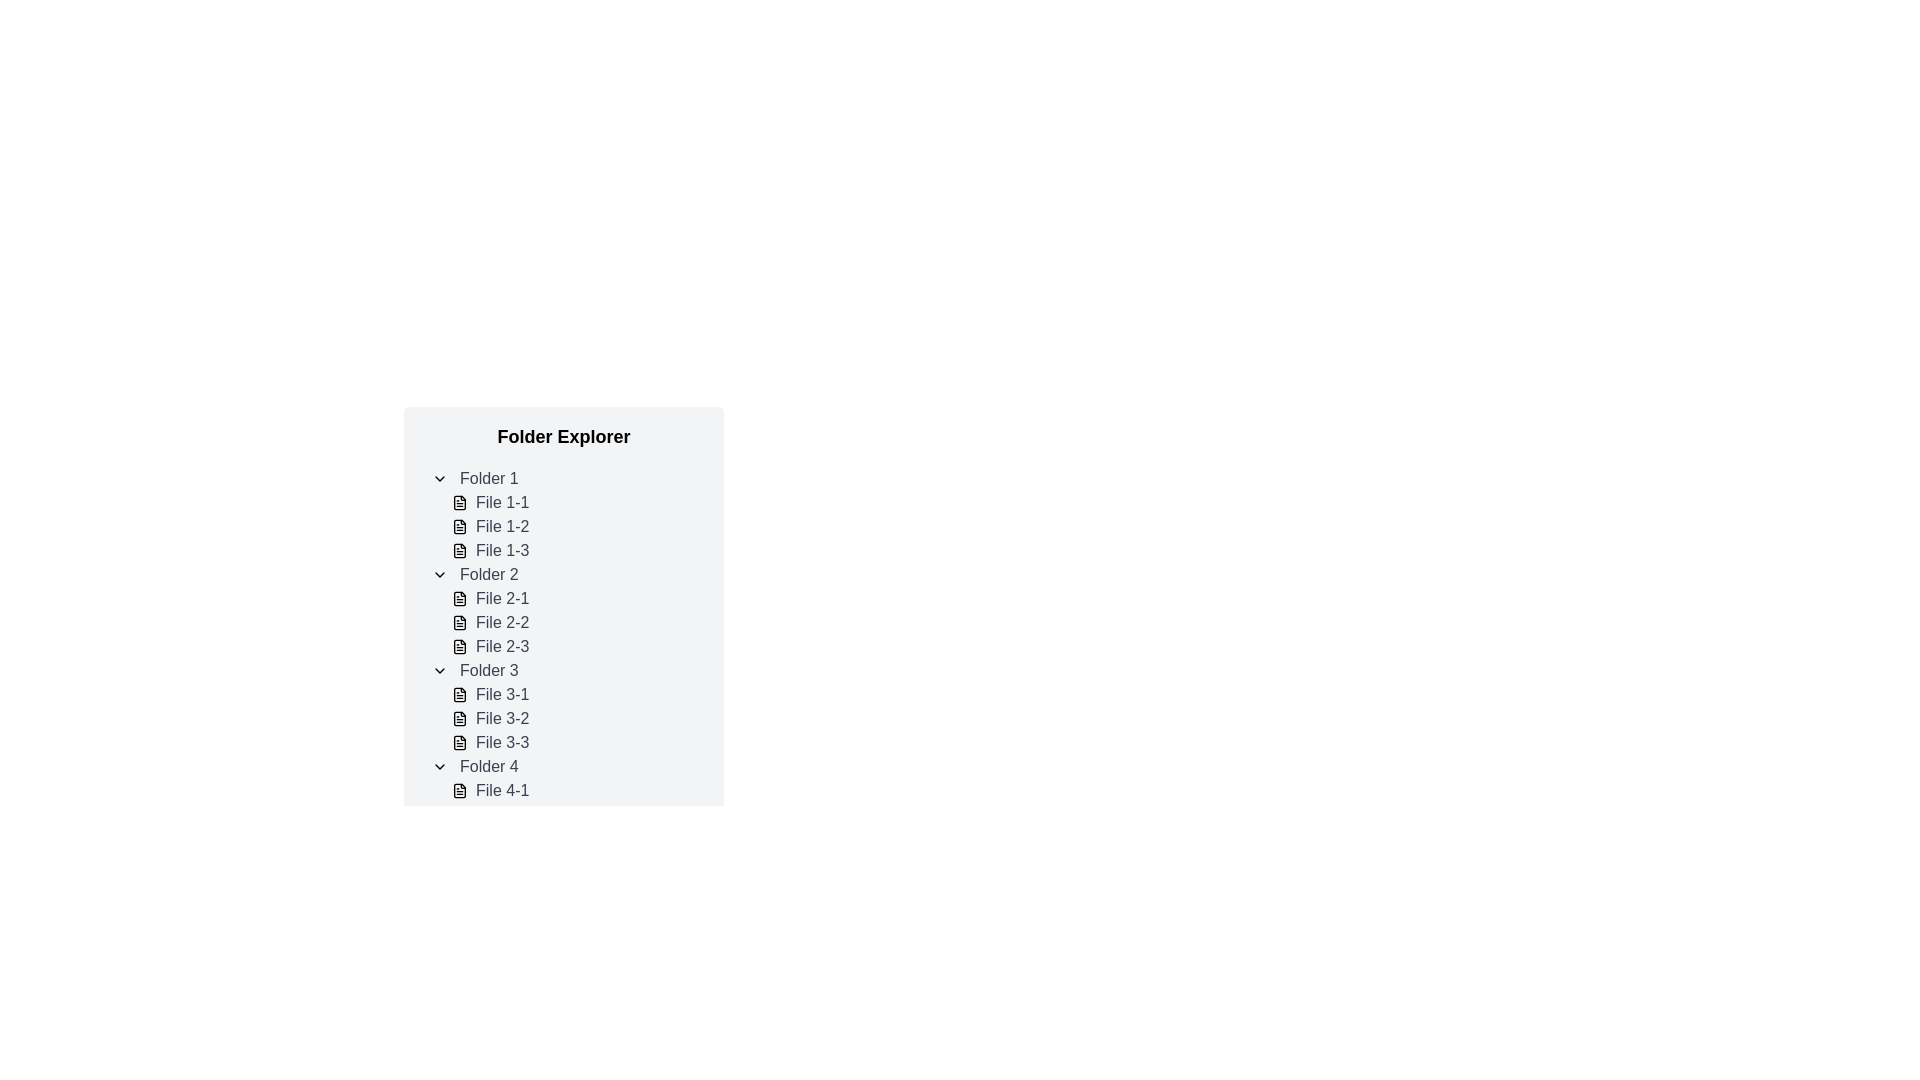 The height and width of the screenshot is (1080, 1920). What do you see at coordinates (575, 622) in the screenshot?
I see `the list item representing 'File 2-2'` at bounding box center [575, 622].